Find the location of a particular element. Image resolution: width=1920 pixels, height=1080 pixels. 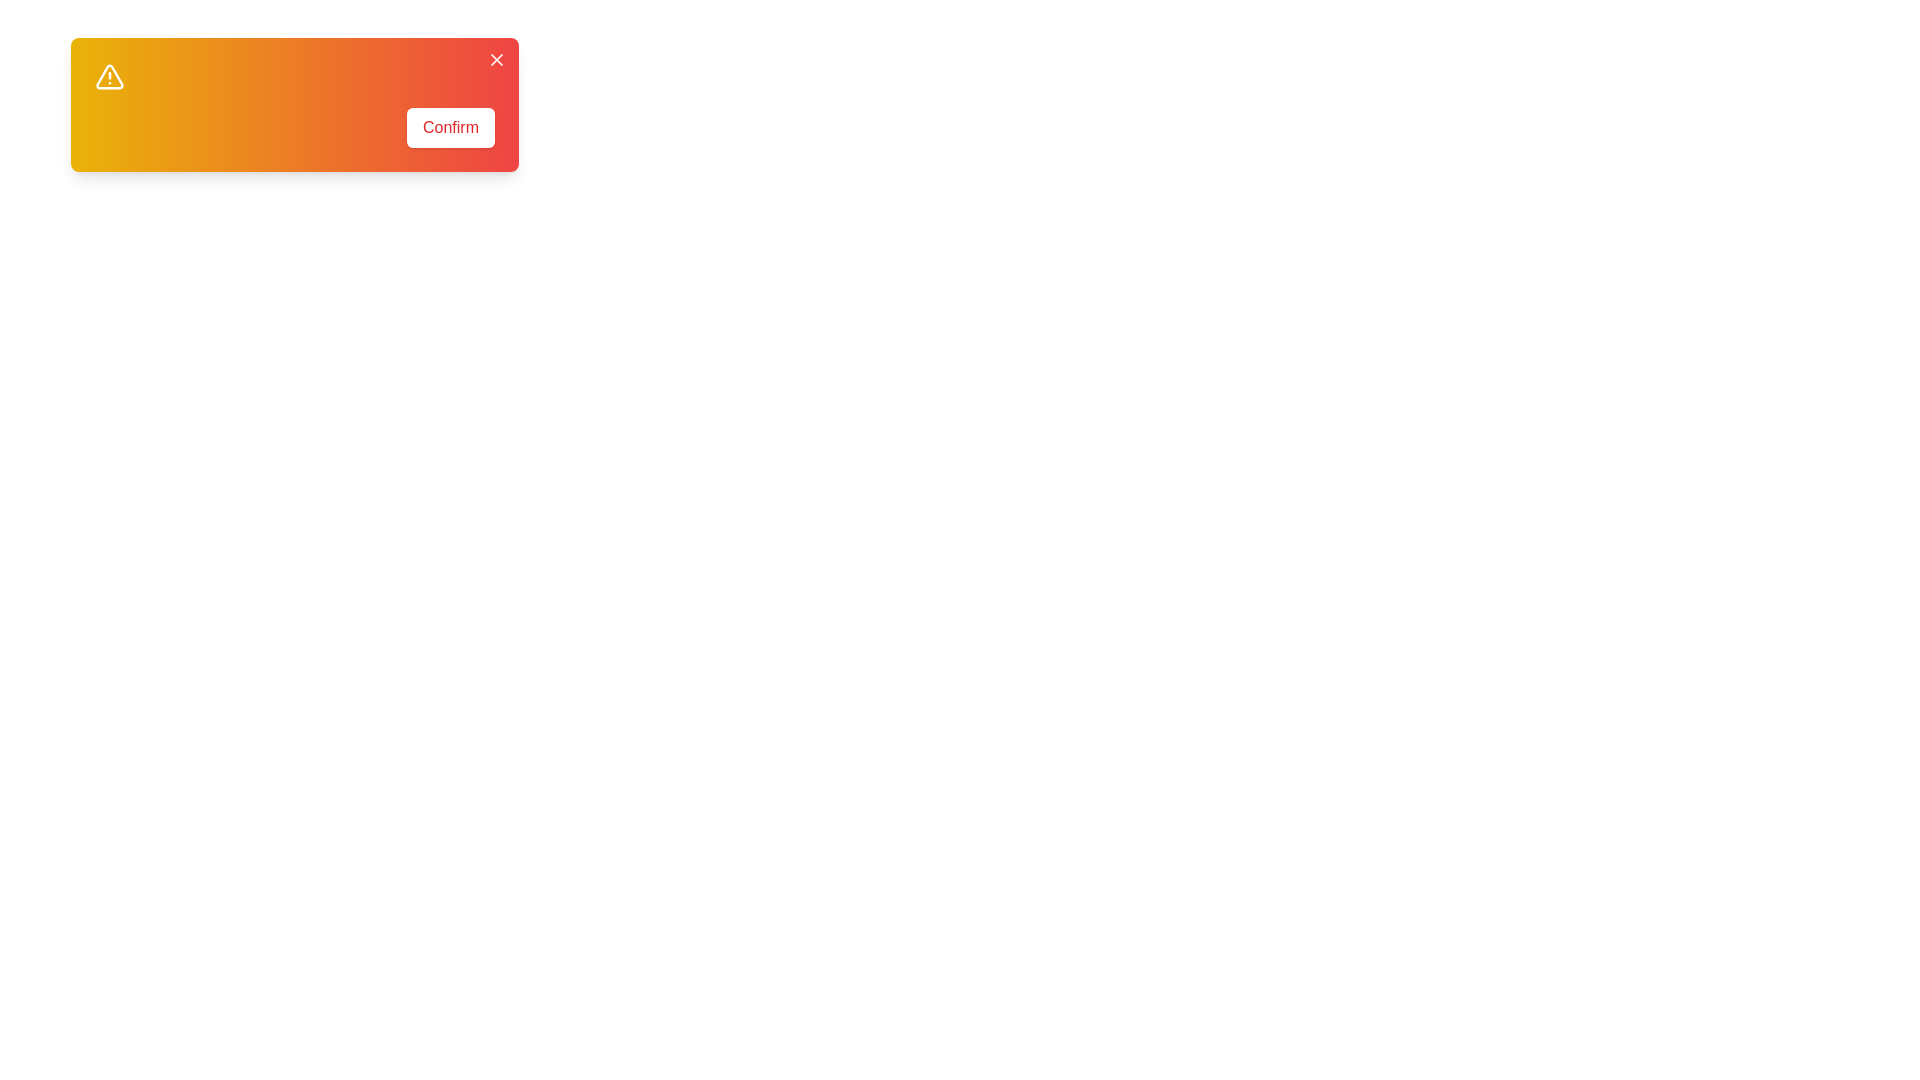

the triangular warning icon with a hollow center, styled with a yellow background and a white border, located in the upper-left corner of the modal dialog box is located at coordinates (109, 76).